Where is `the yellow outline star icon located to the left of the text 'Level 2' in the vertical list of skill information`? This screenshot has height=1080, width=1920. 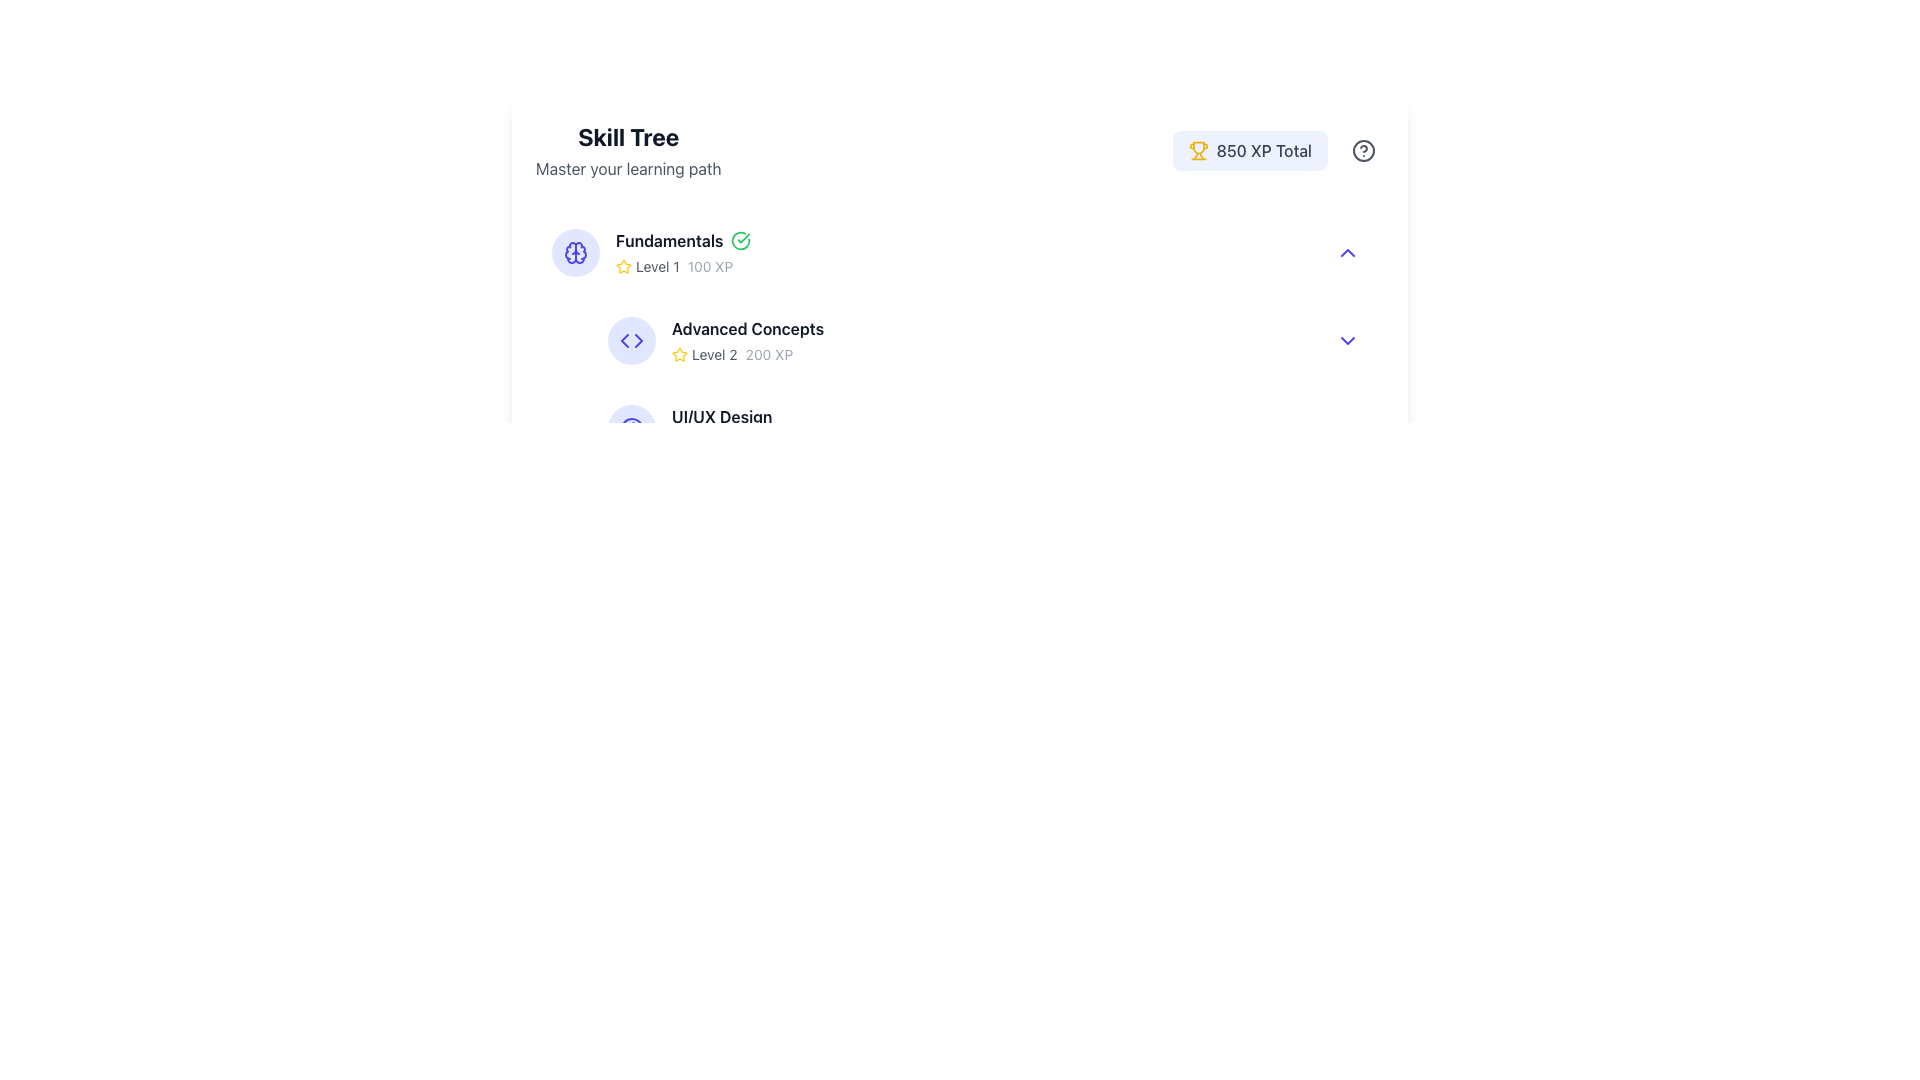
the yellow outline star icon located to the left of the text 'Level 2' in the vertical list of skill information is located at coordinates (680, 353).